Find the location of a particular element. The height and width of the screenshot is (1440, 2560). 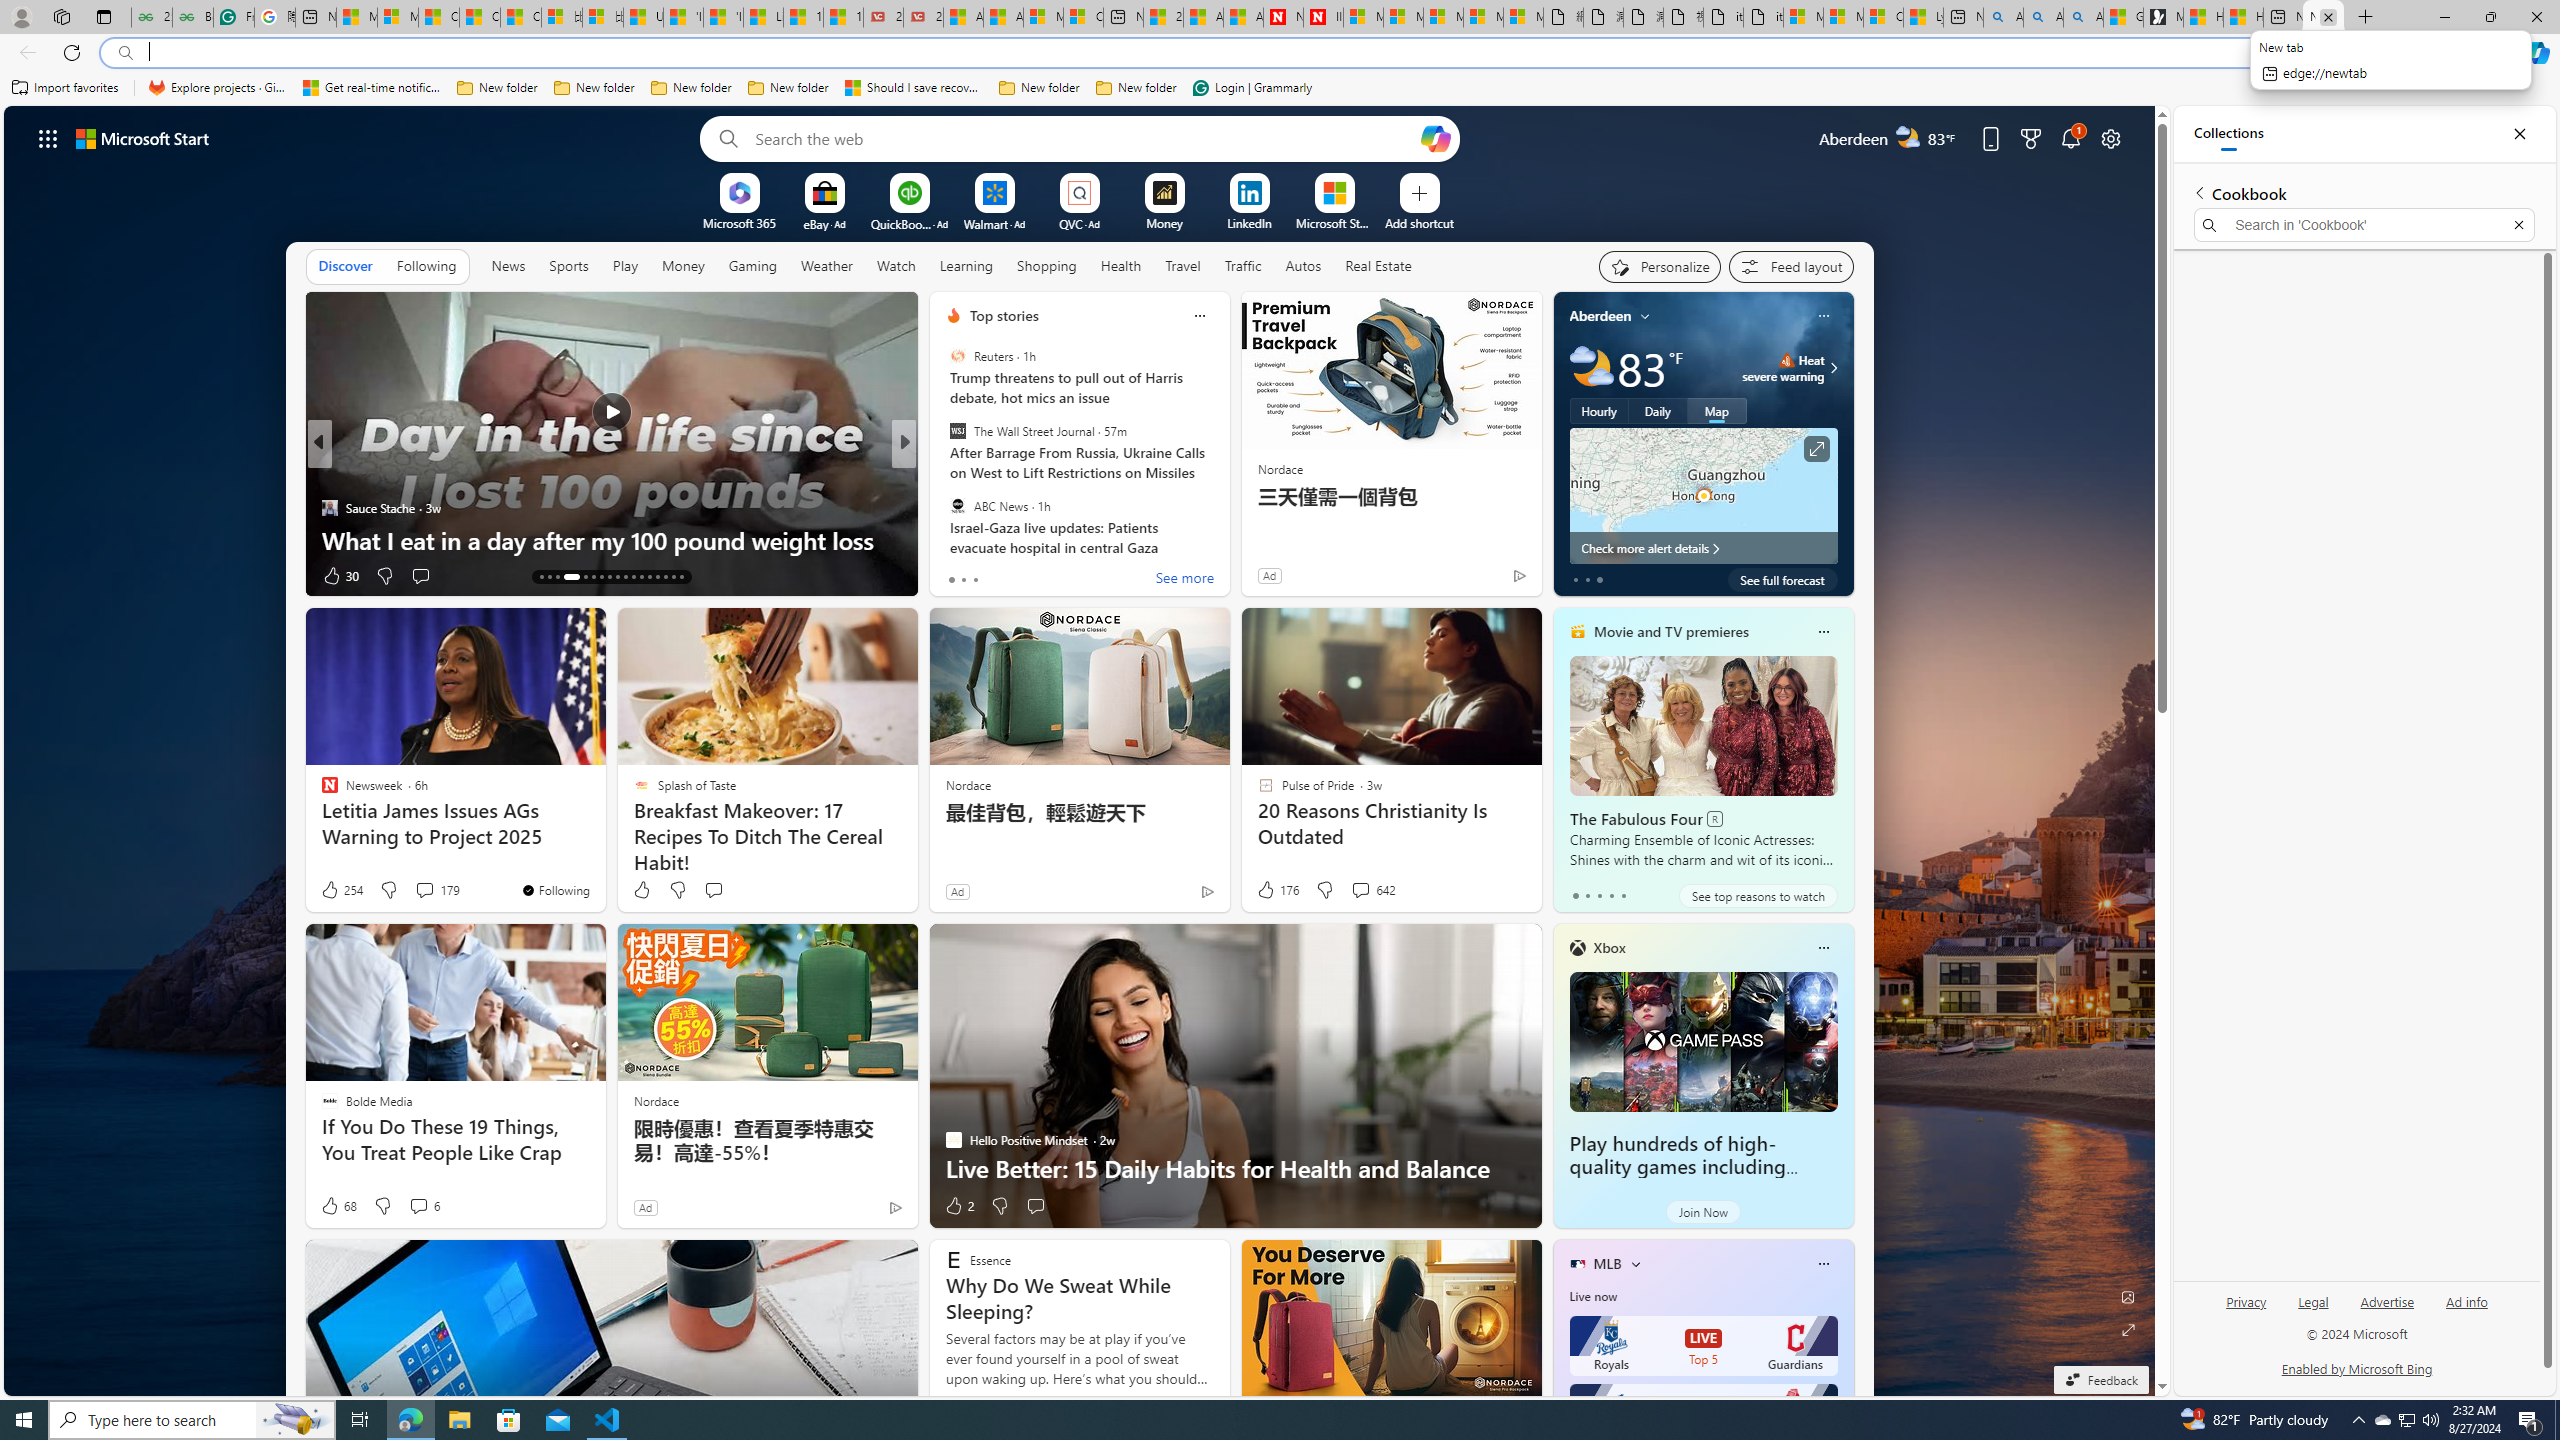

'Traffic' is located at coordinates (1242, 264).